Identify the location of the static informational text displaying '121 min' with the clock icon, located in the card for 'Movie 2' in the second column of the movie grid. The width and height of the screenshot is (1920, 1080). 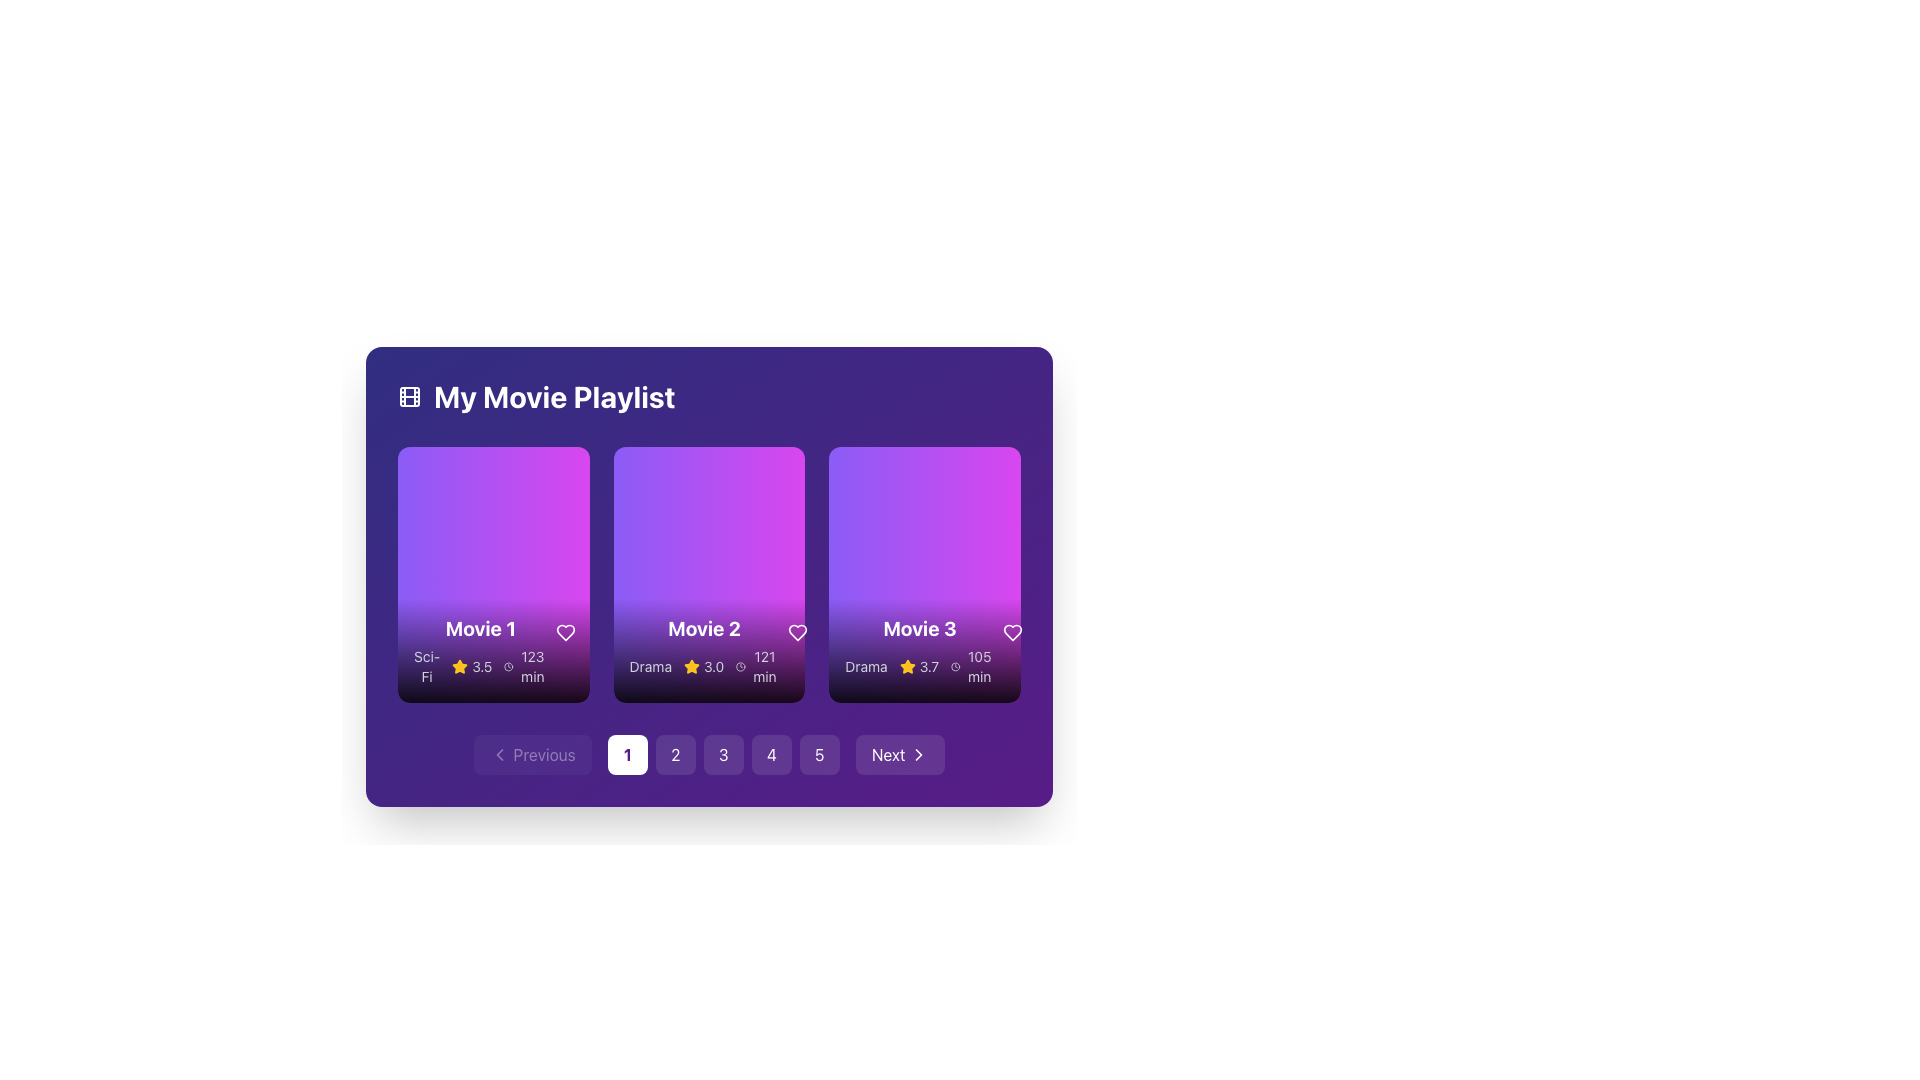
(757, 667).